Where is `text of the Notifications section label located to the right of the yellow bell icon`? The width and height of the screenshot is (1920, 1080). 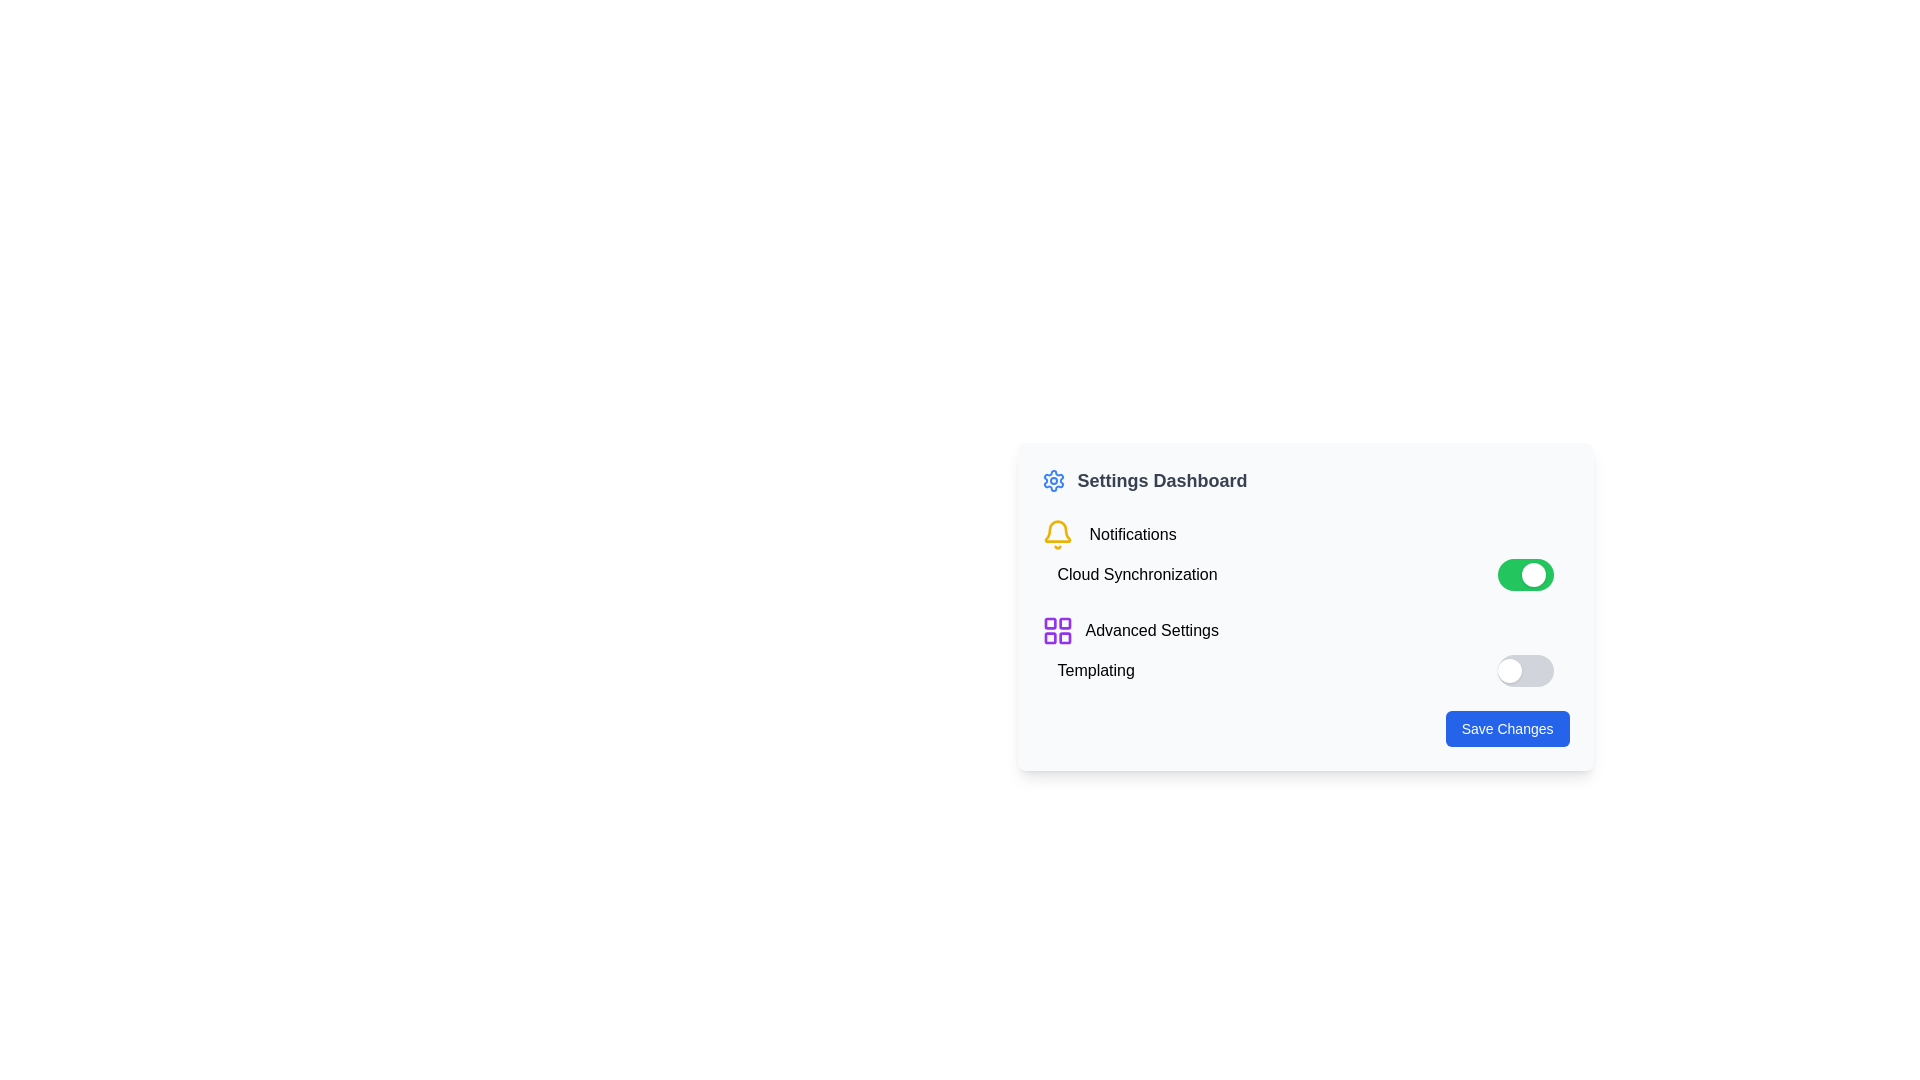
text of the Notifications section label located to the right of the yellow bell icon is located at coordinates (1132, 534).